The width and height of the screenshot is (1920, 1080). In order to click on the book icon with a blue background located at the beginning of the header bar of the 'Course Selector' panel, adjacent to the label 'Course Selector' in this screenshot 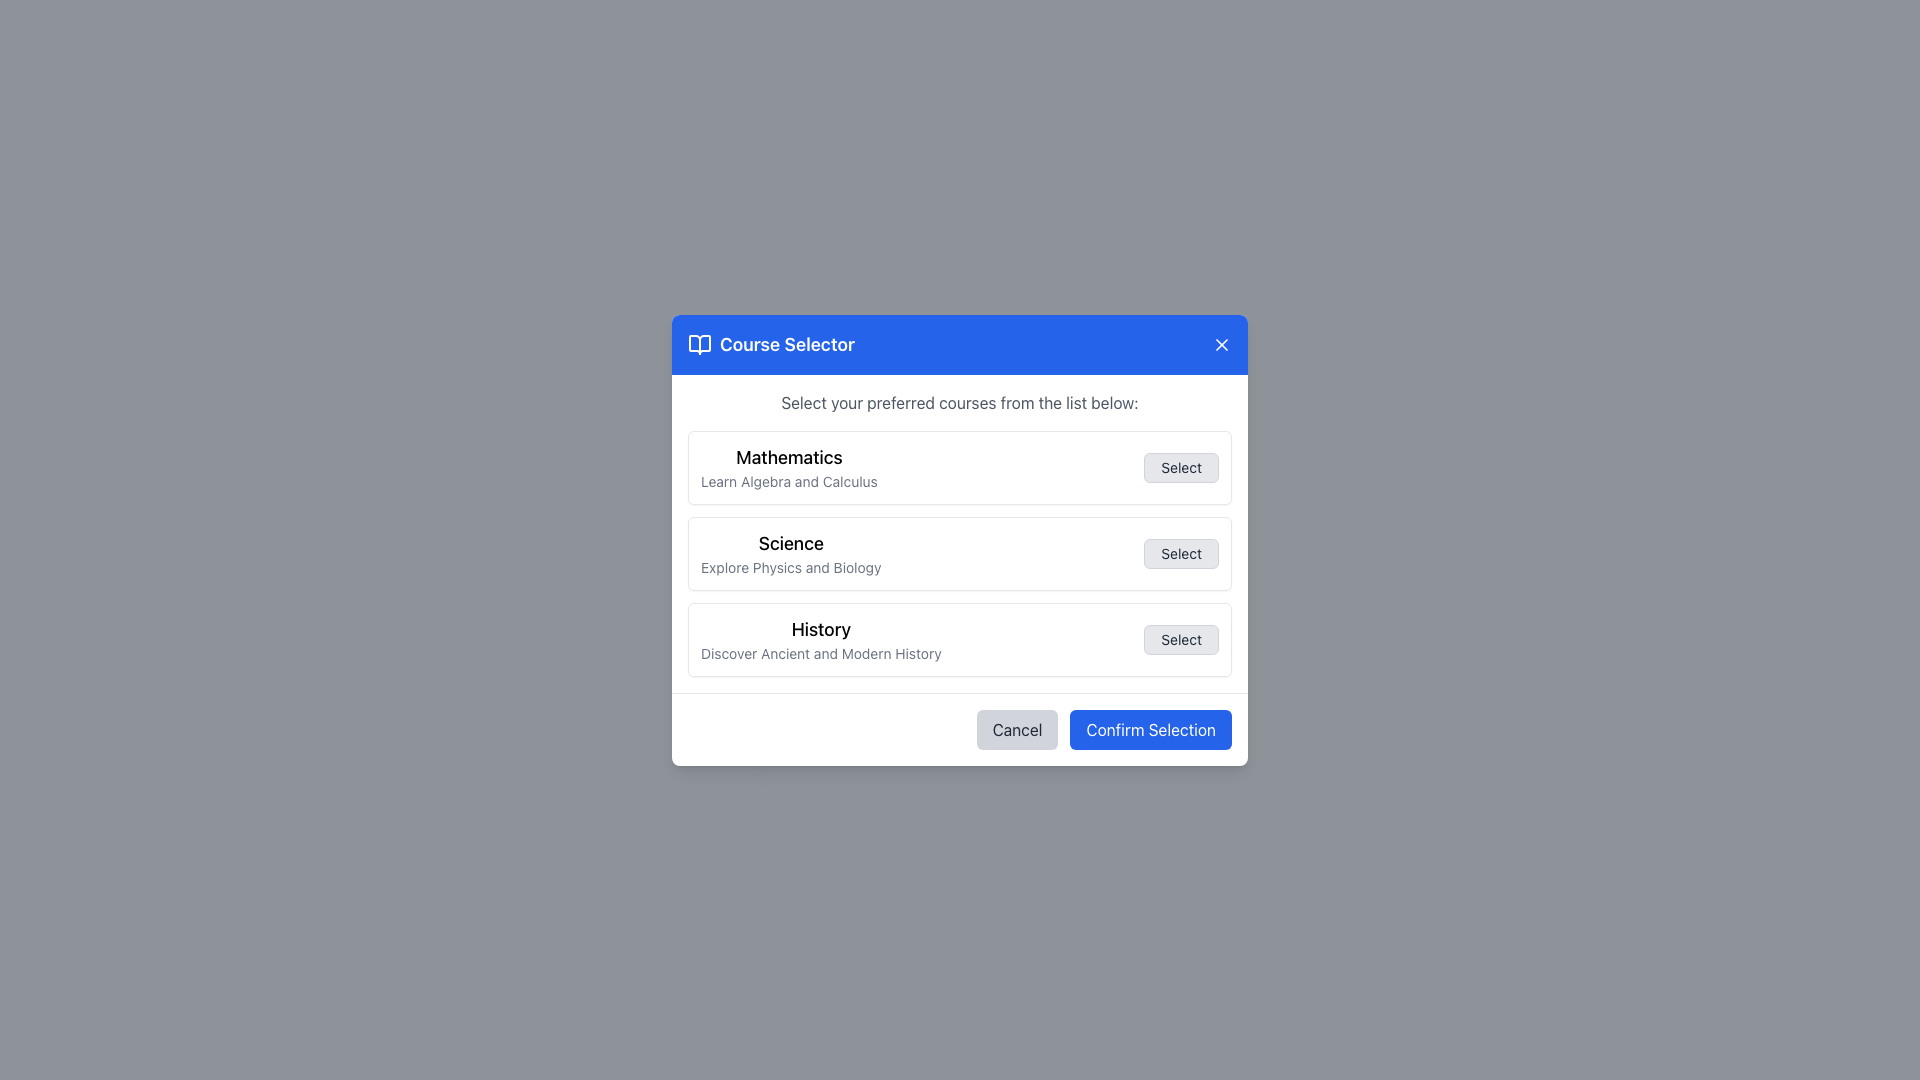, I will do `click(700, 343)`.